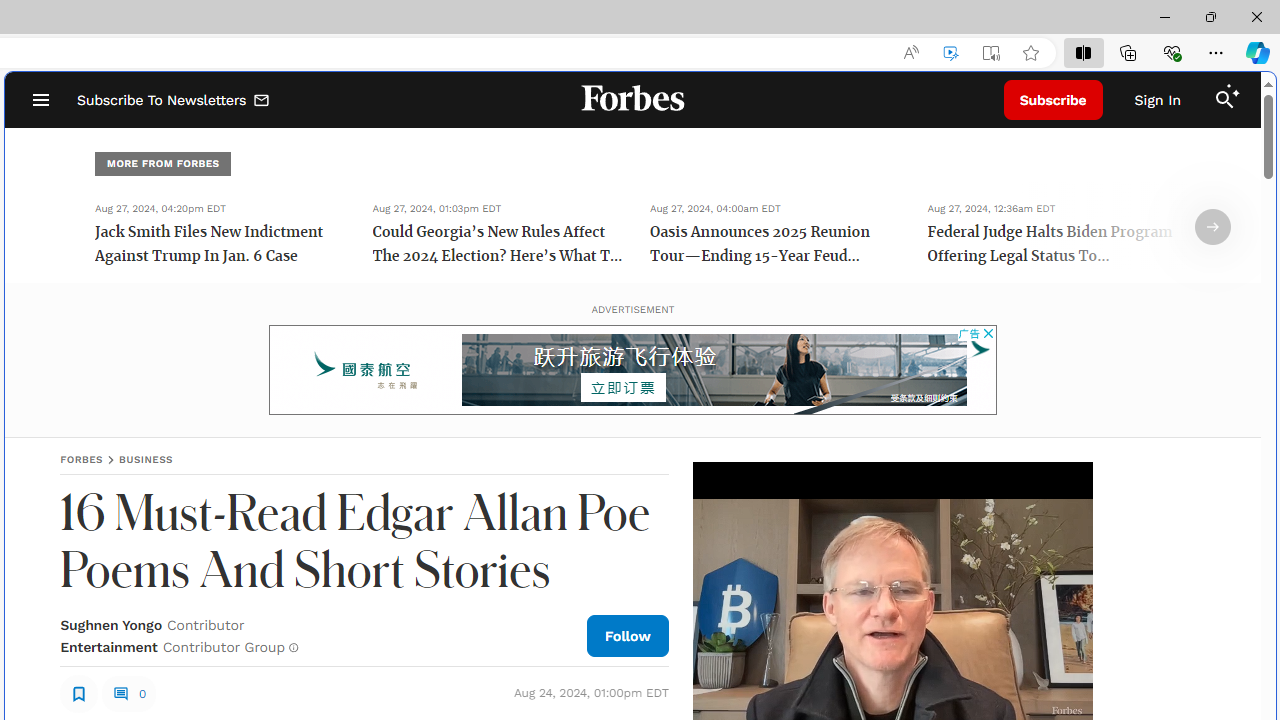 This screenshot has width=1280, height=720. What do you see at coordinates (1052, 100) in the screenshot?
I see `'Subscribe'` at bounding box center [1052, 100].